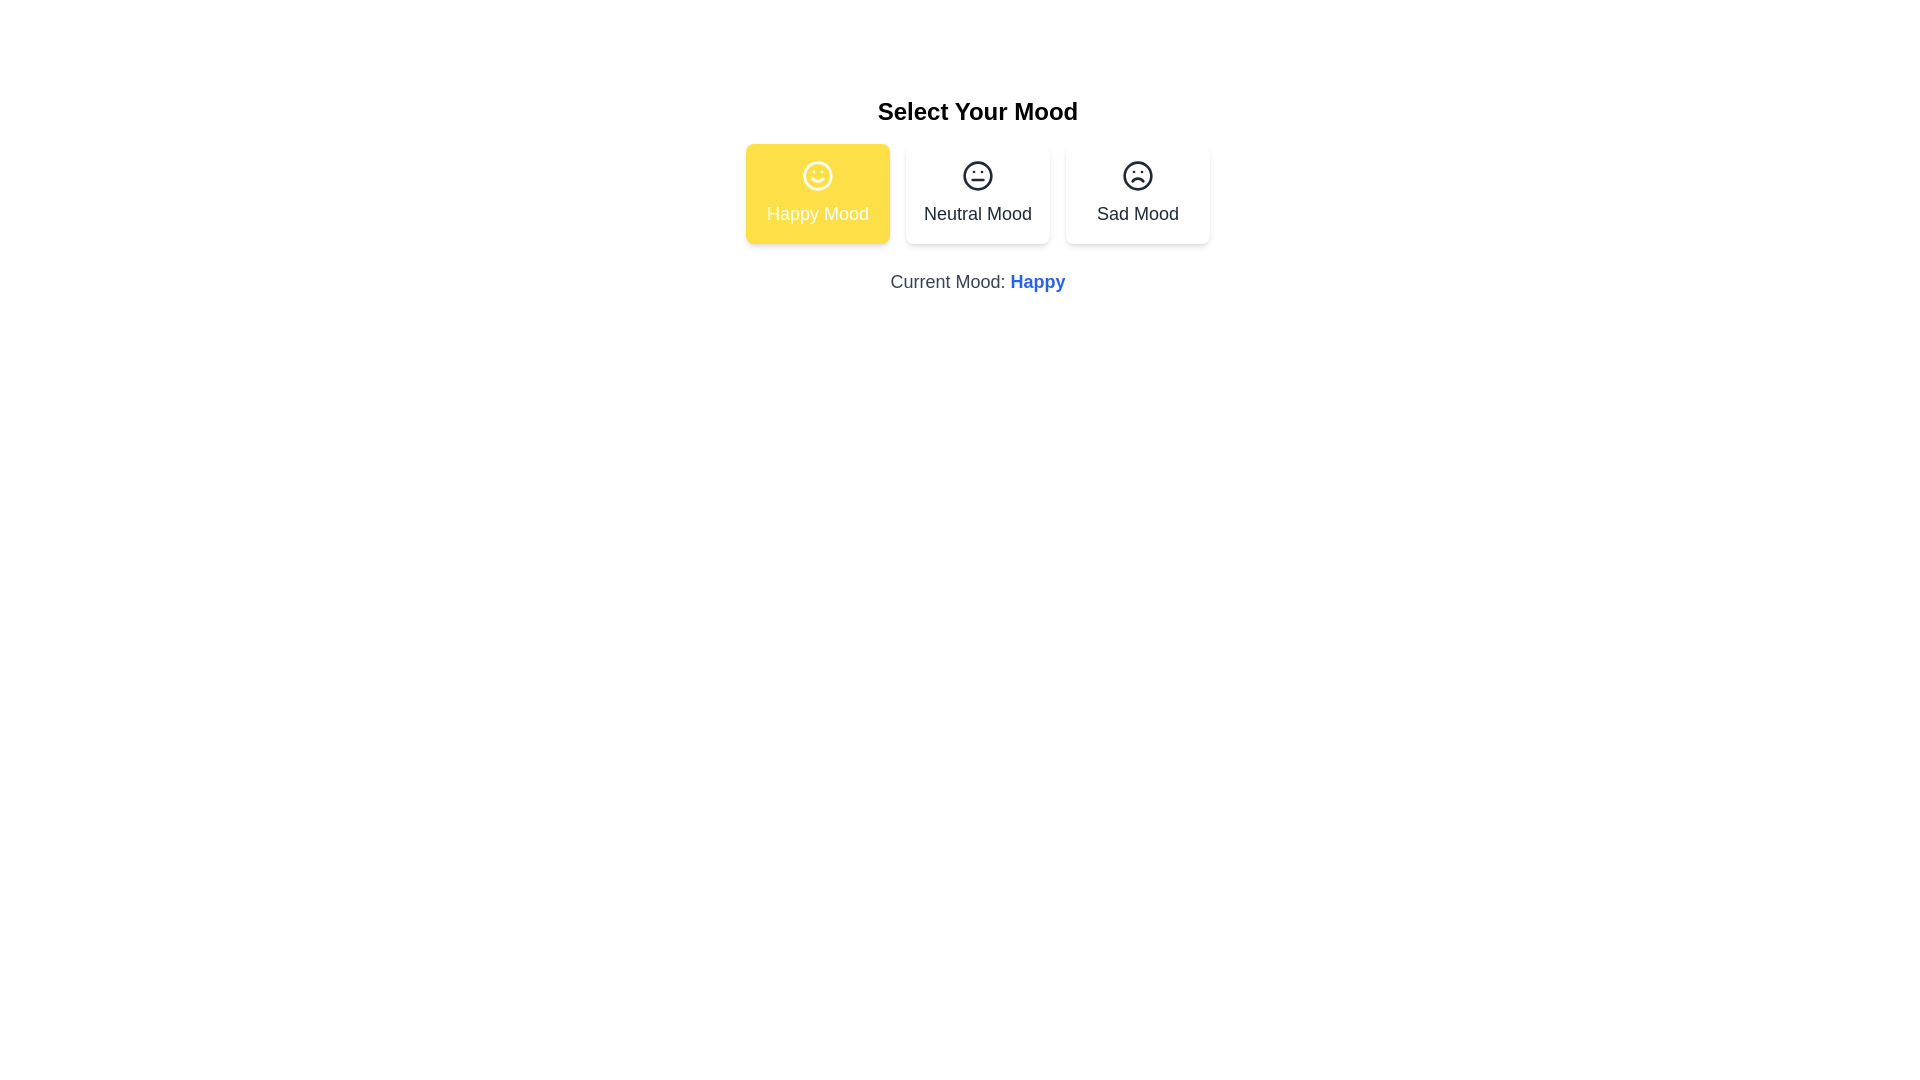 The image size is (1920, 1080). I want to click on the mood button corresponding to Sad, so click(1137, 193).